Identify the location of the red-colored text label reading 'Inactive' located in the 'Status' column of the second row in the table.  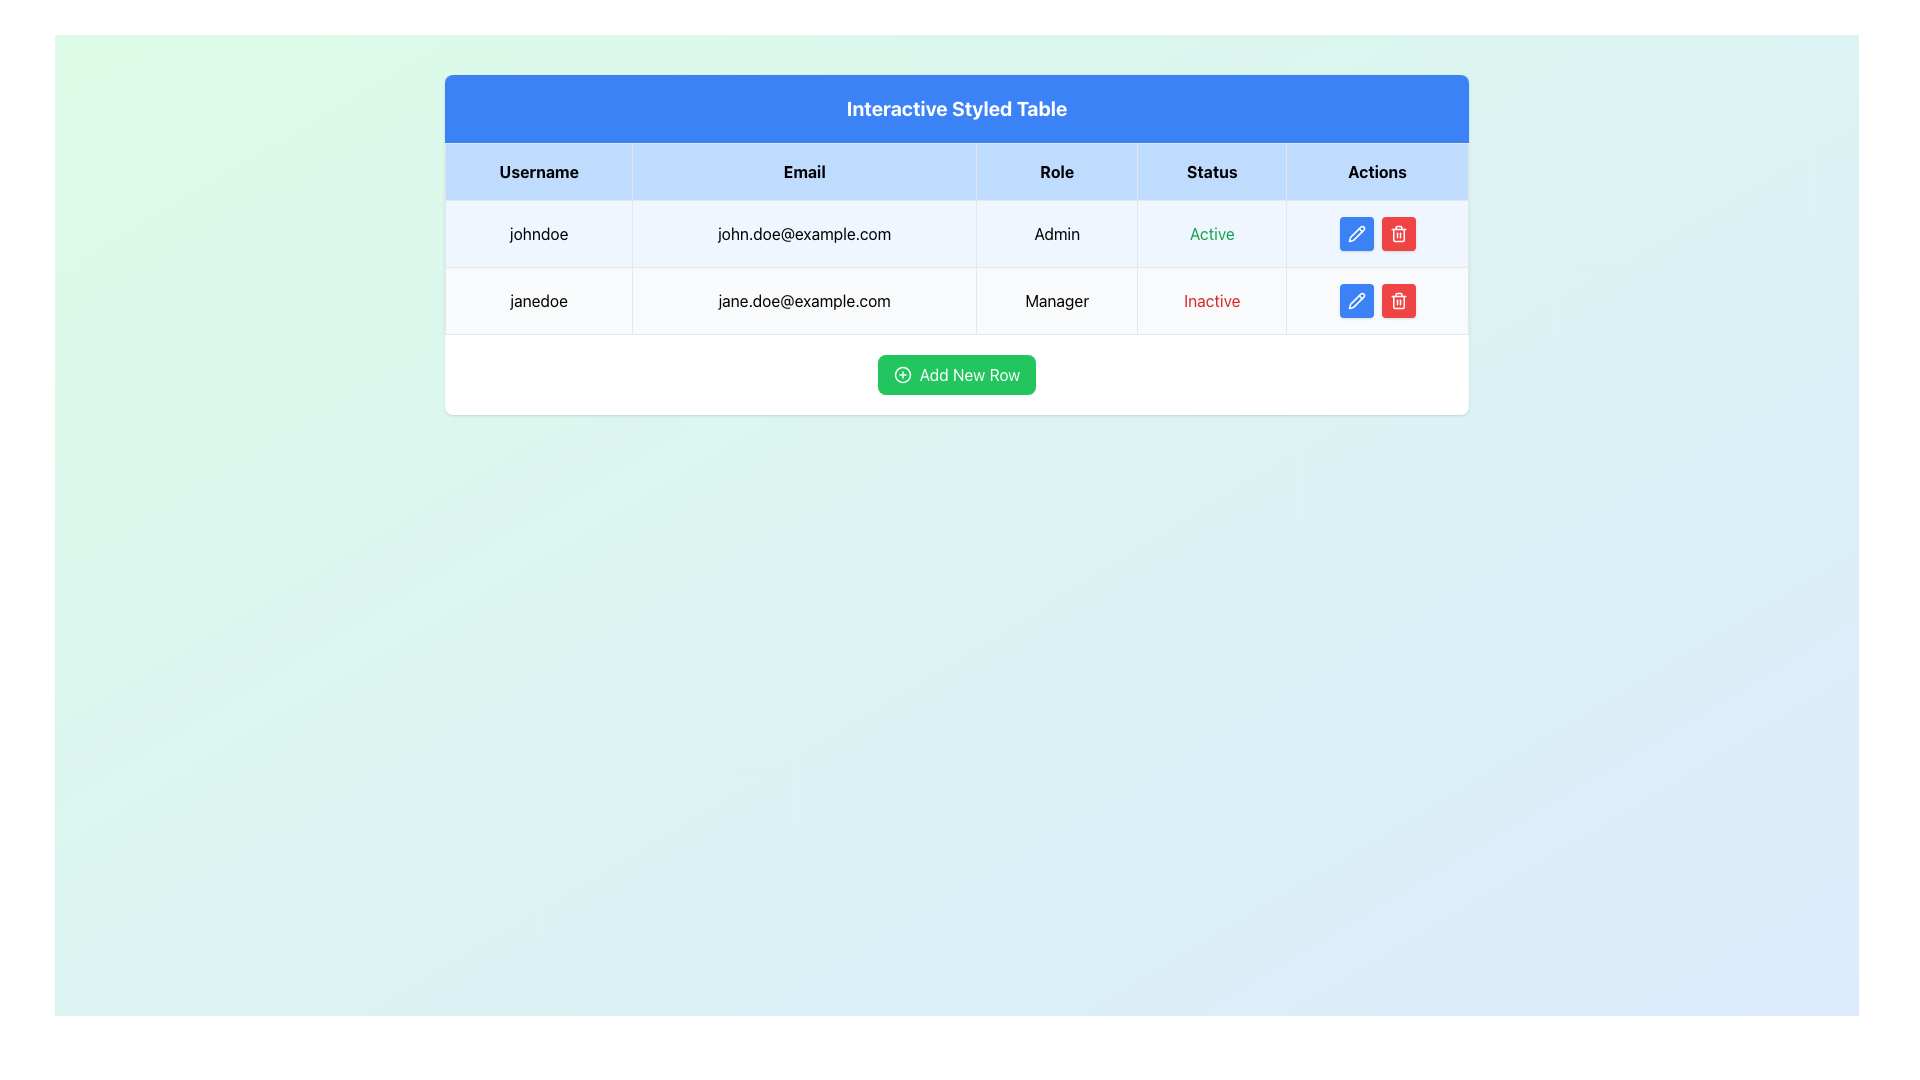
(1211, 300).